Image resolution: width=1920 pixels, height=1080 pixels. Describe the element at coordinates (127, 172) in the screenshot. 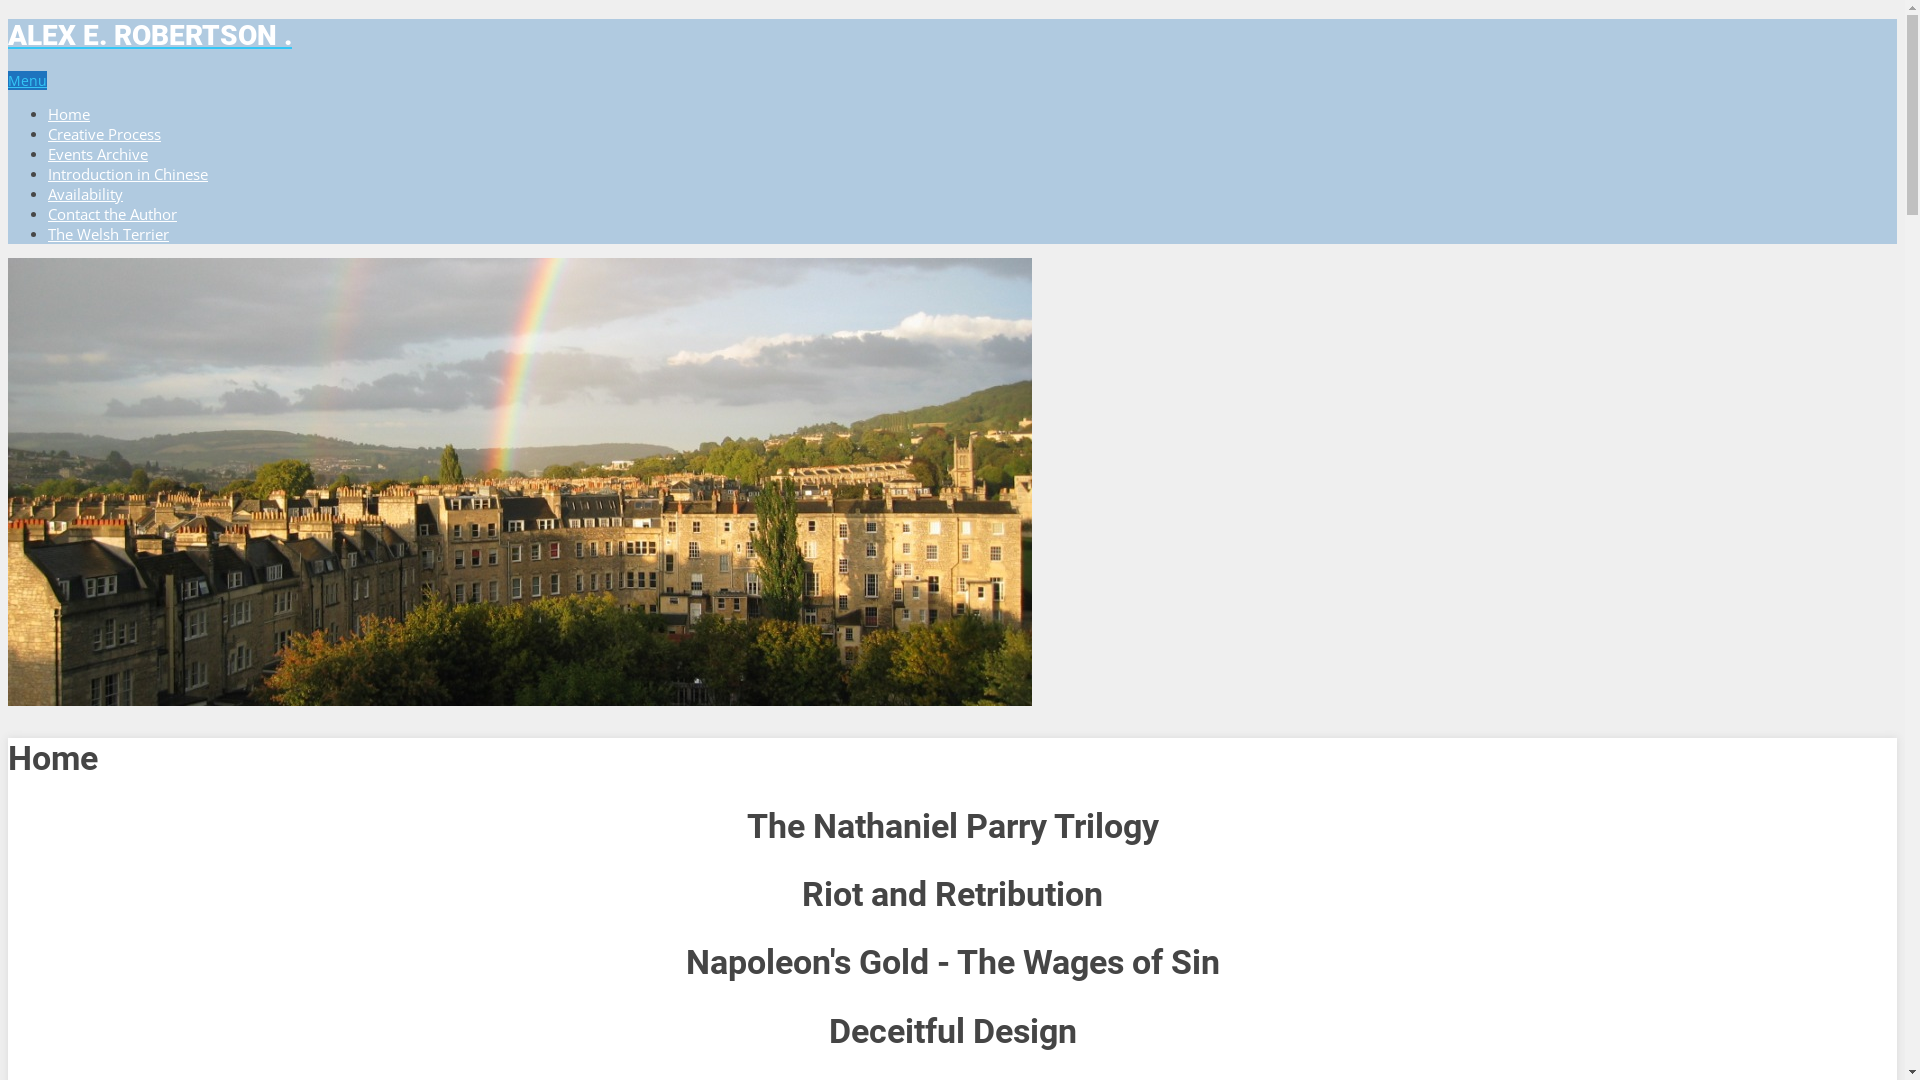

I see `'Introduction in Chinese'` at that location.